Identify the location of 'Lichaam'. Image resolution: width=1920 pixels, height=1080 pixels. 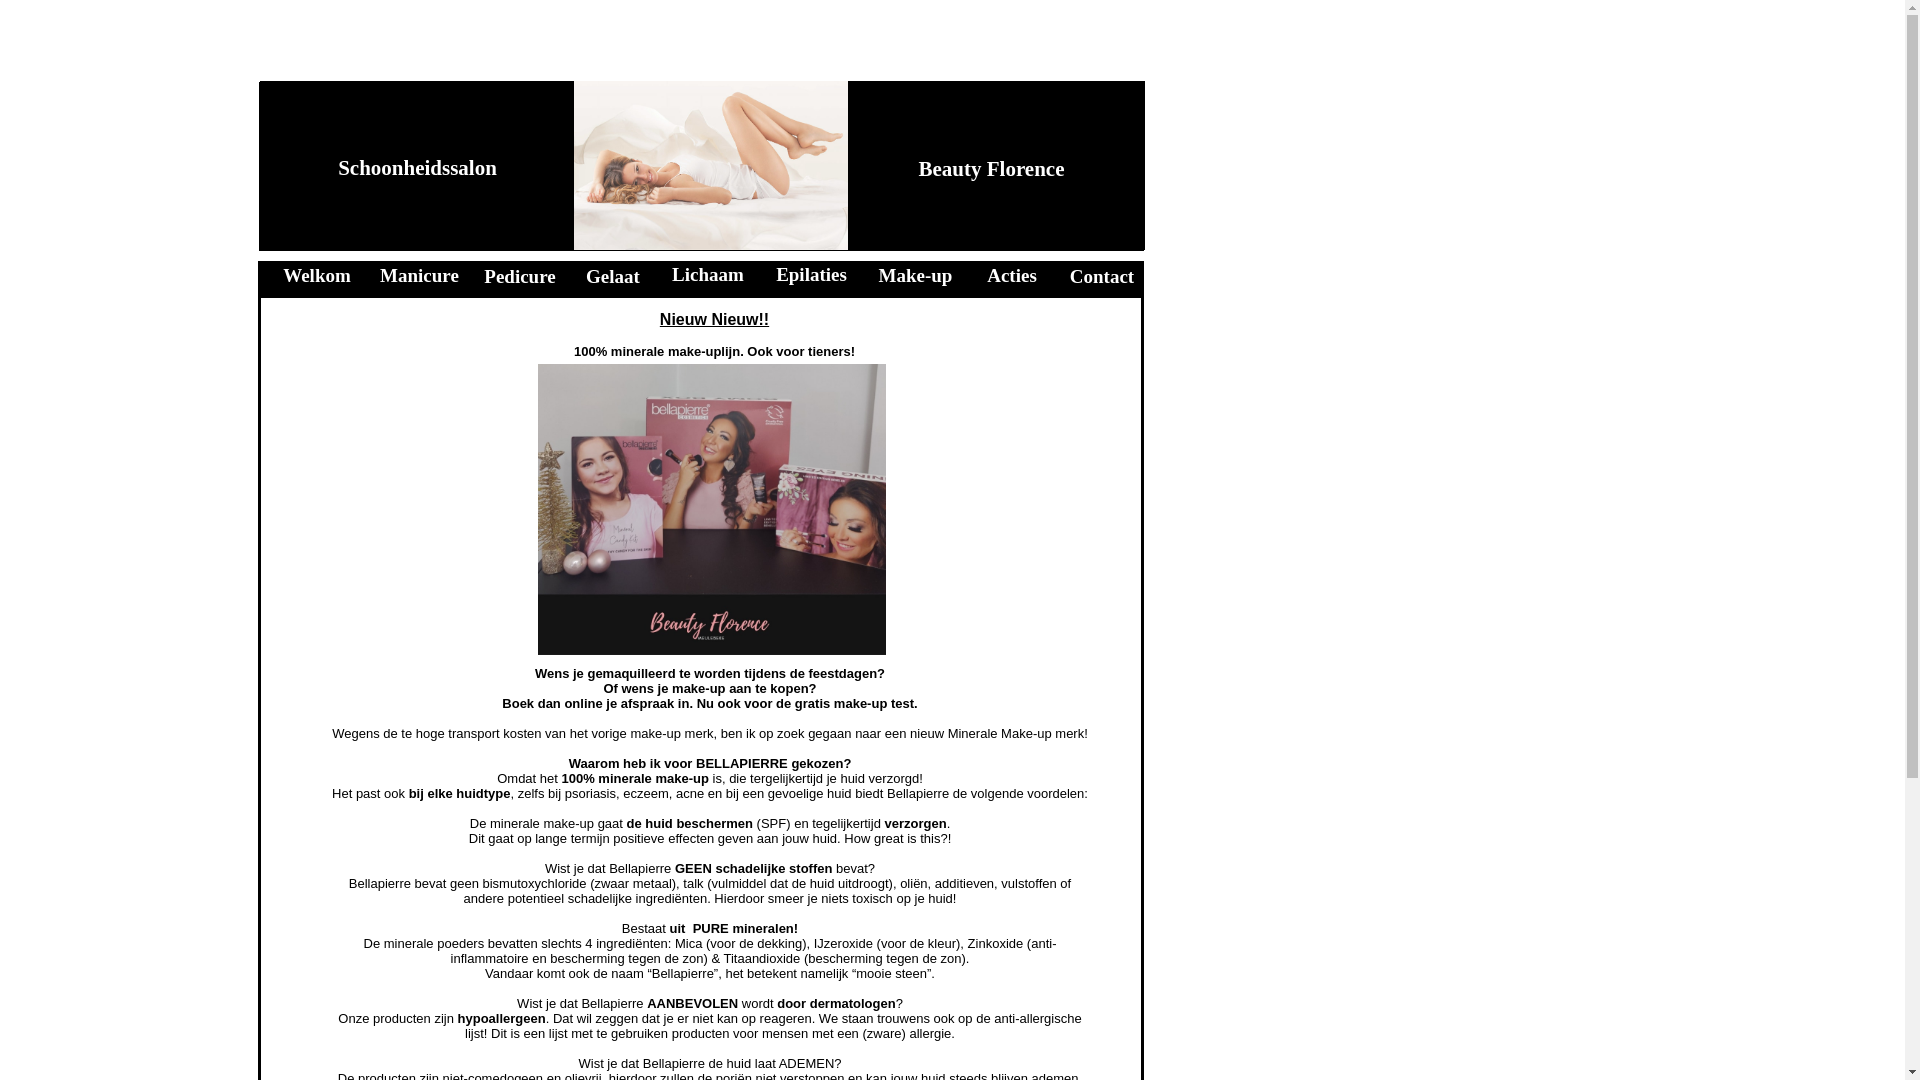
(708, 274).